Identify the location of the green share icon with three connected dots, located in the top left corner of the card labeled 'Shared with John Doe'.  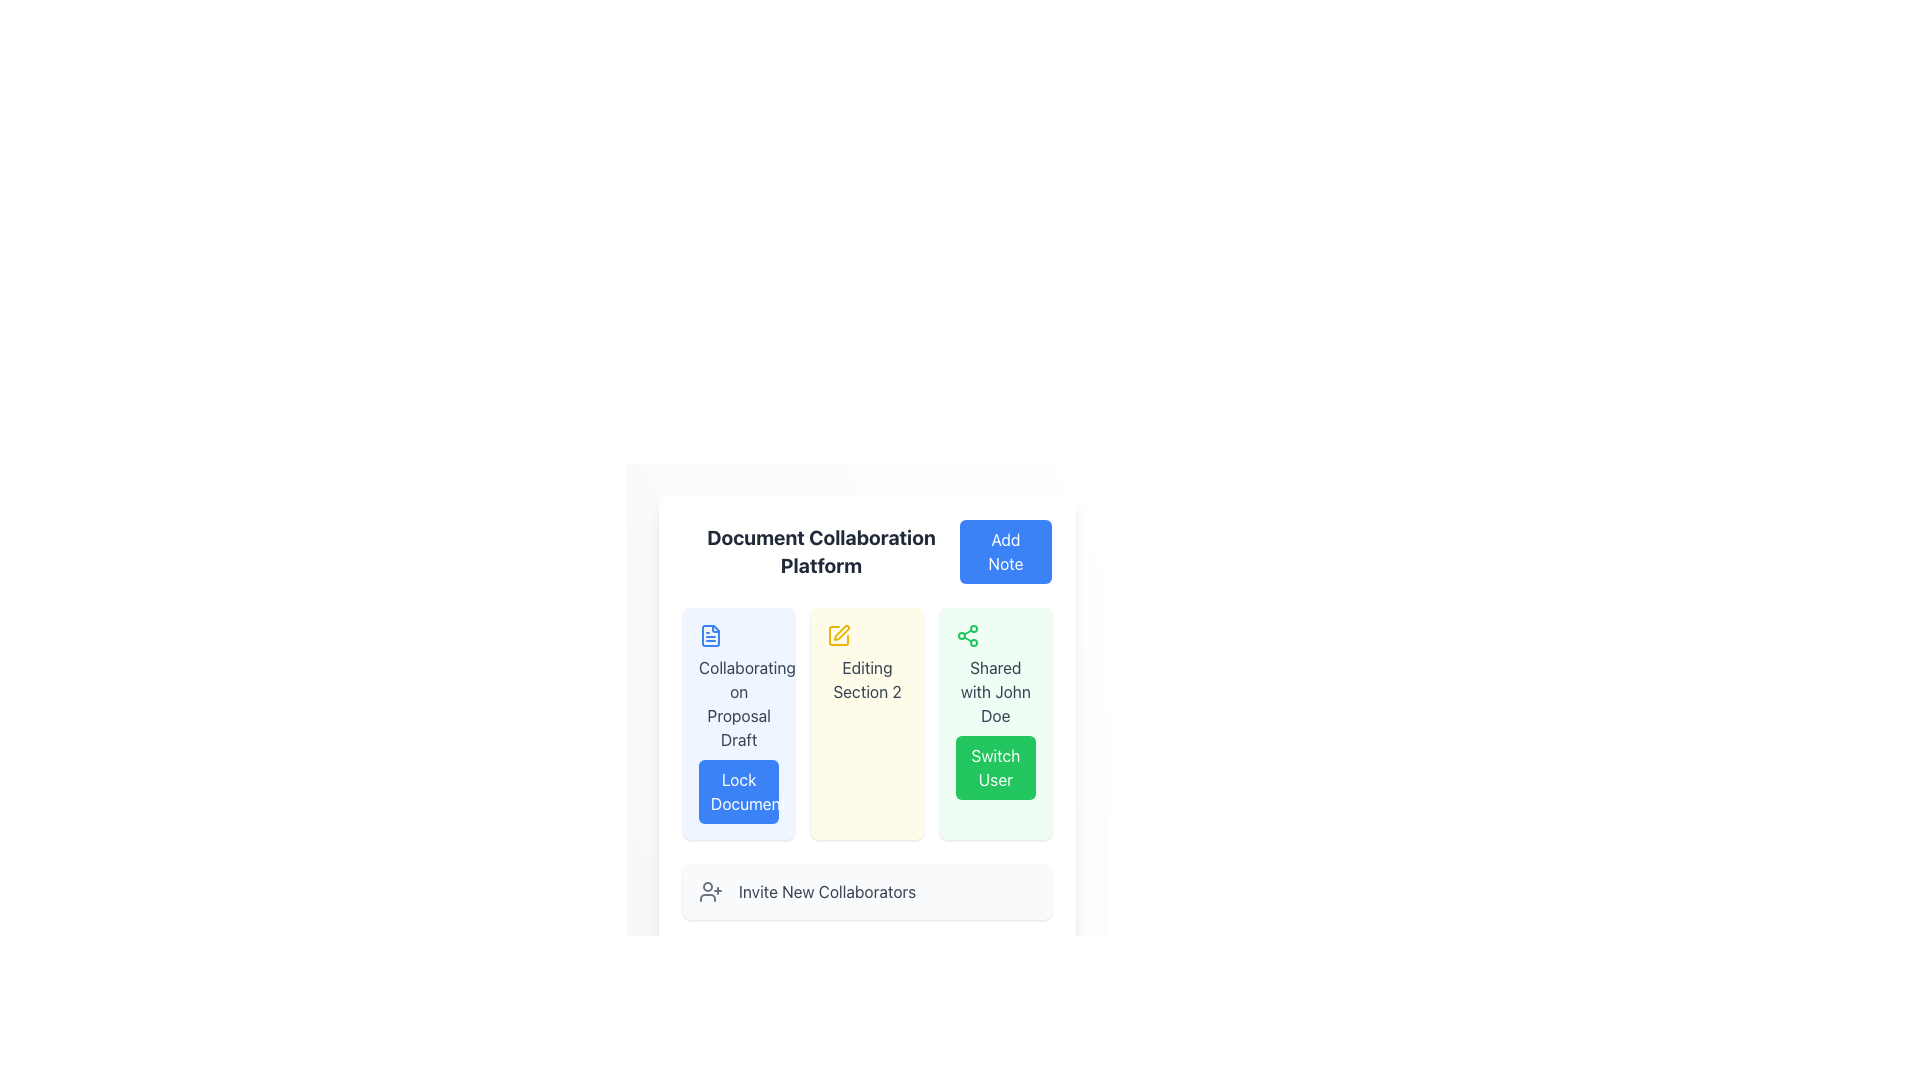
(967, 636).